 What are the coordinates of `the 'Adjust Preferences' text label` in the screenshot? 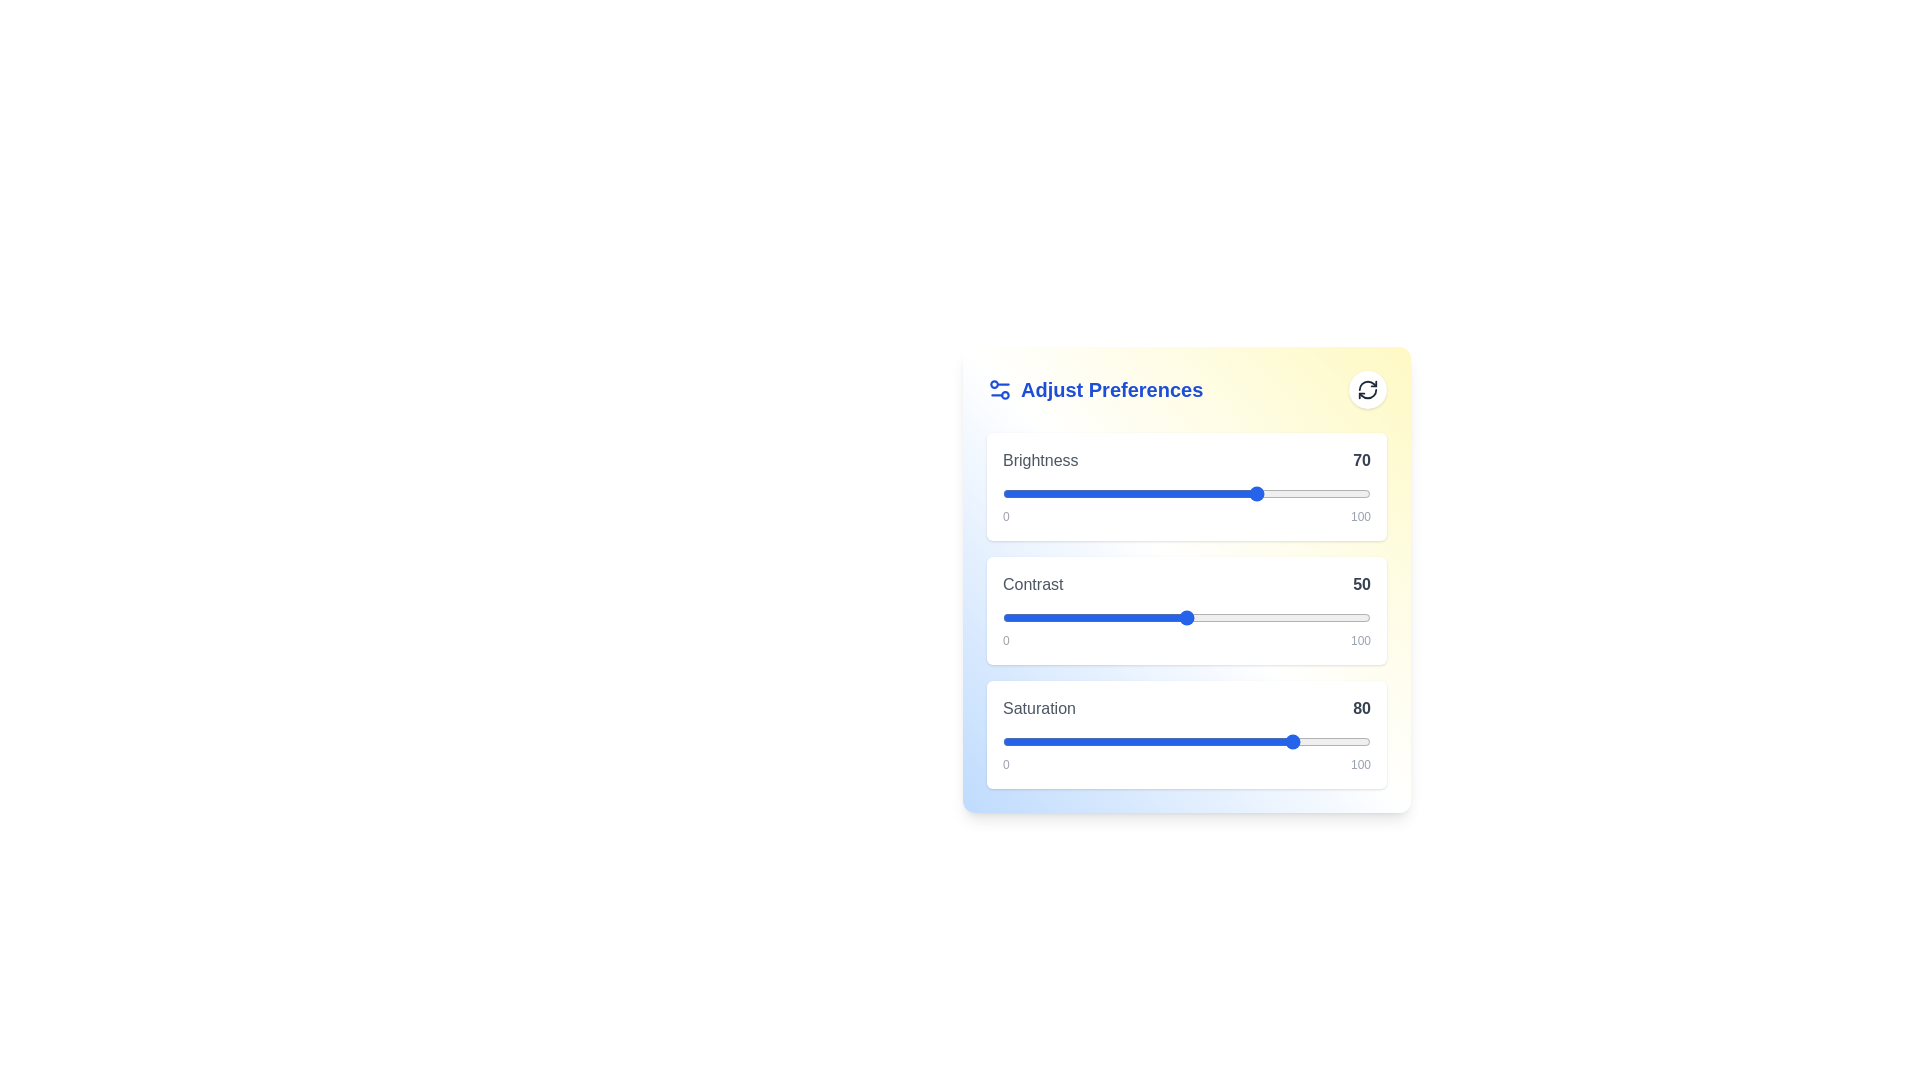 It's located at (1094, 389).